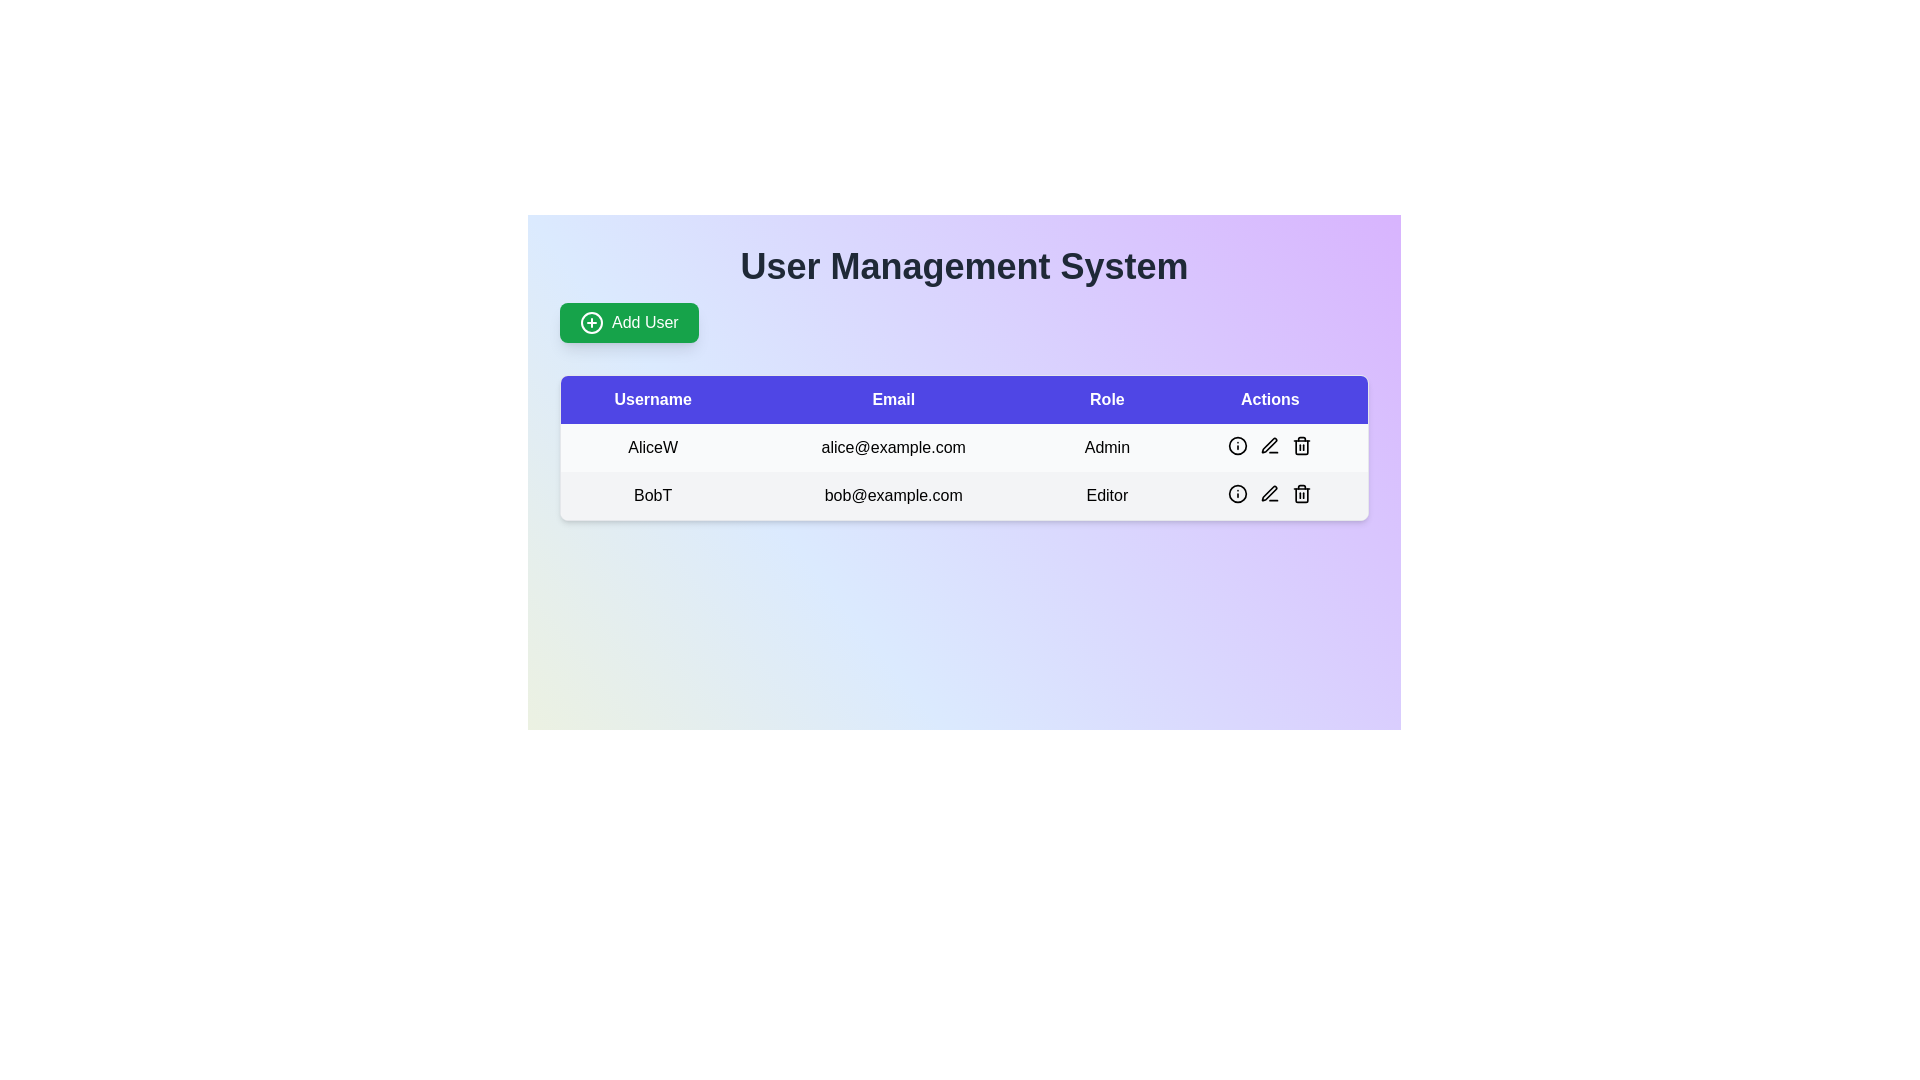 This screenshot has width=1920, height=1080. Describe the element at coordinates (1269, 493) in the screenshot. I see `the pencil icon button in the 'Actions' column of the second row of the data table corresponding to user 'BobT'` at that location.